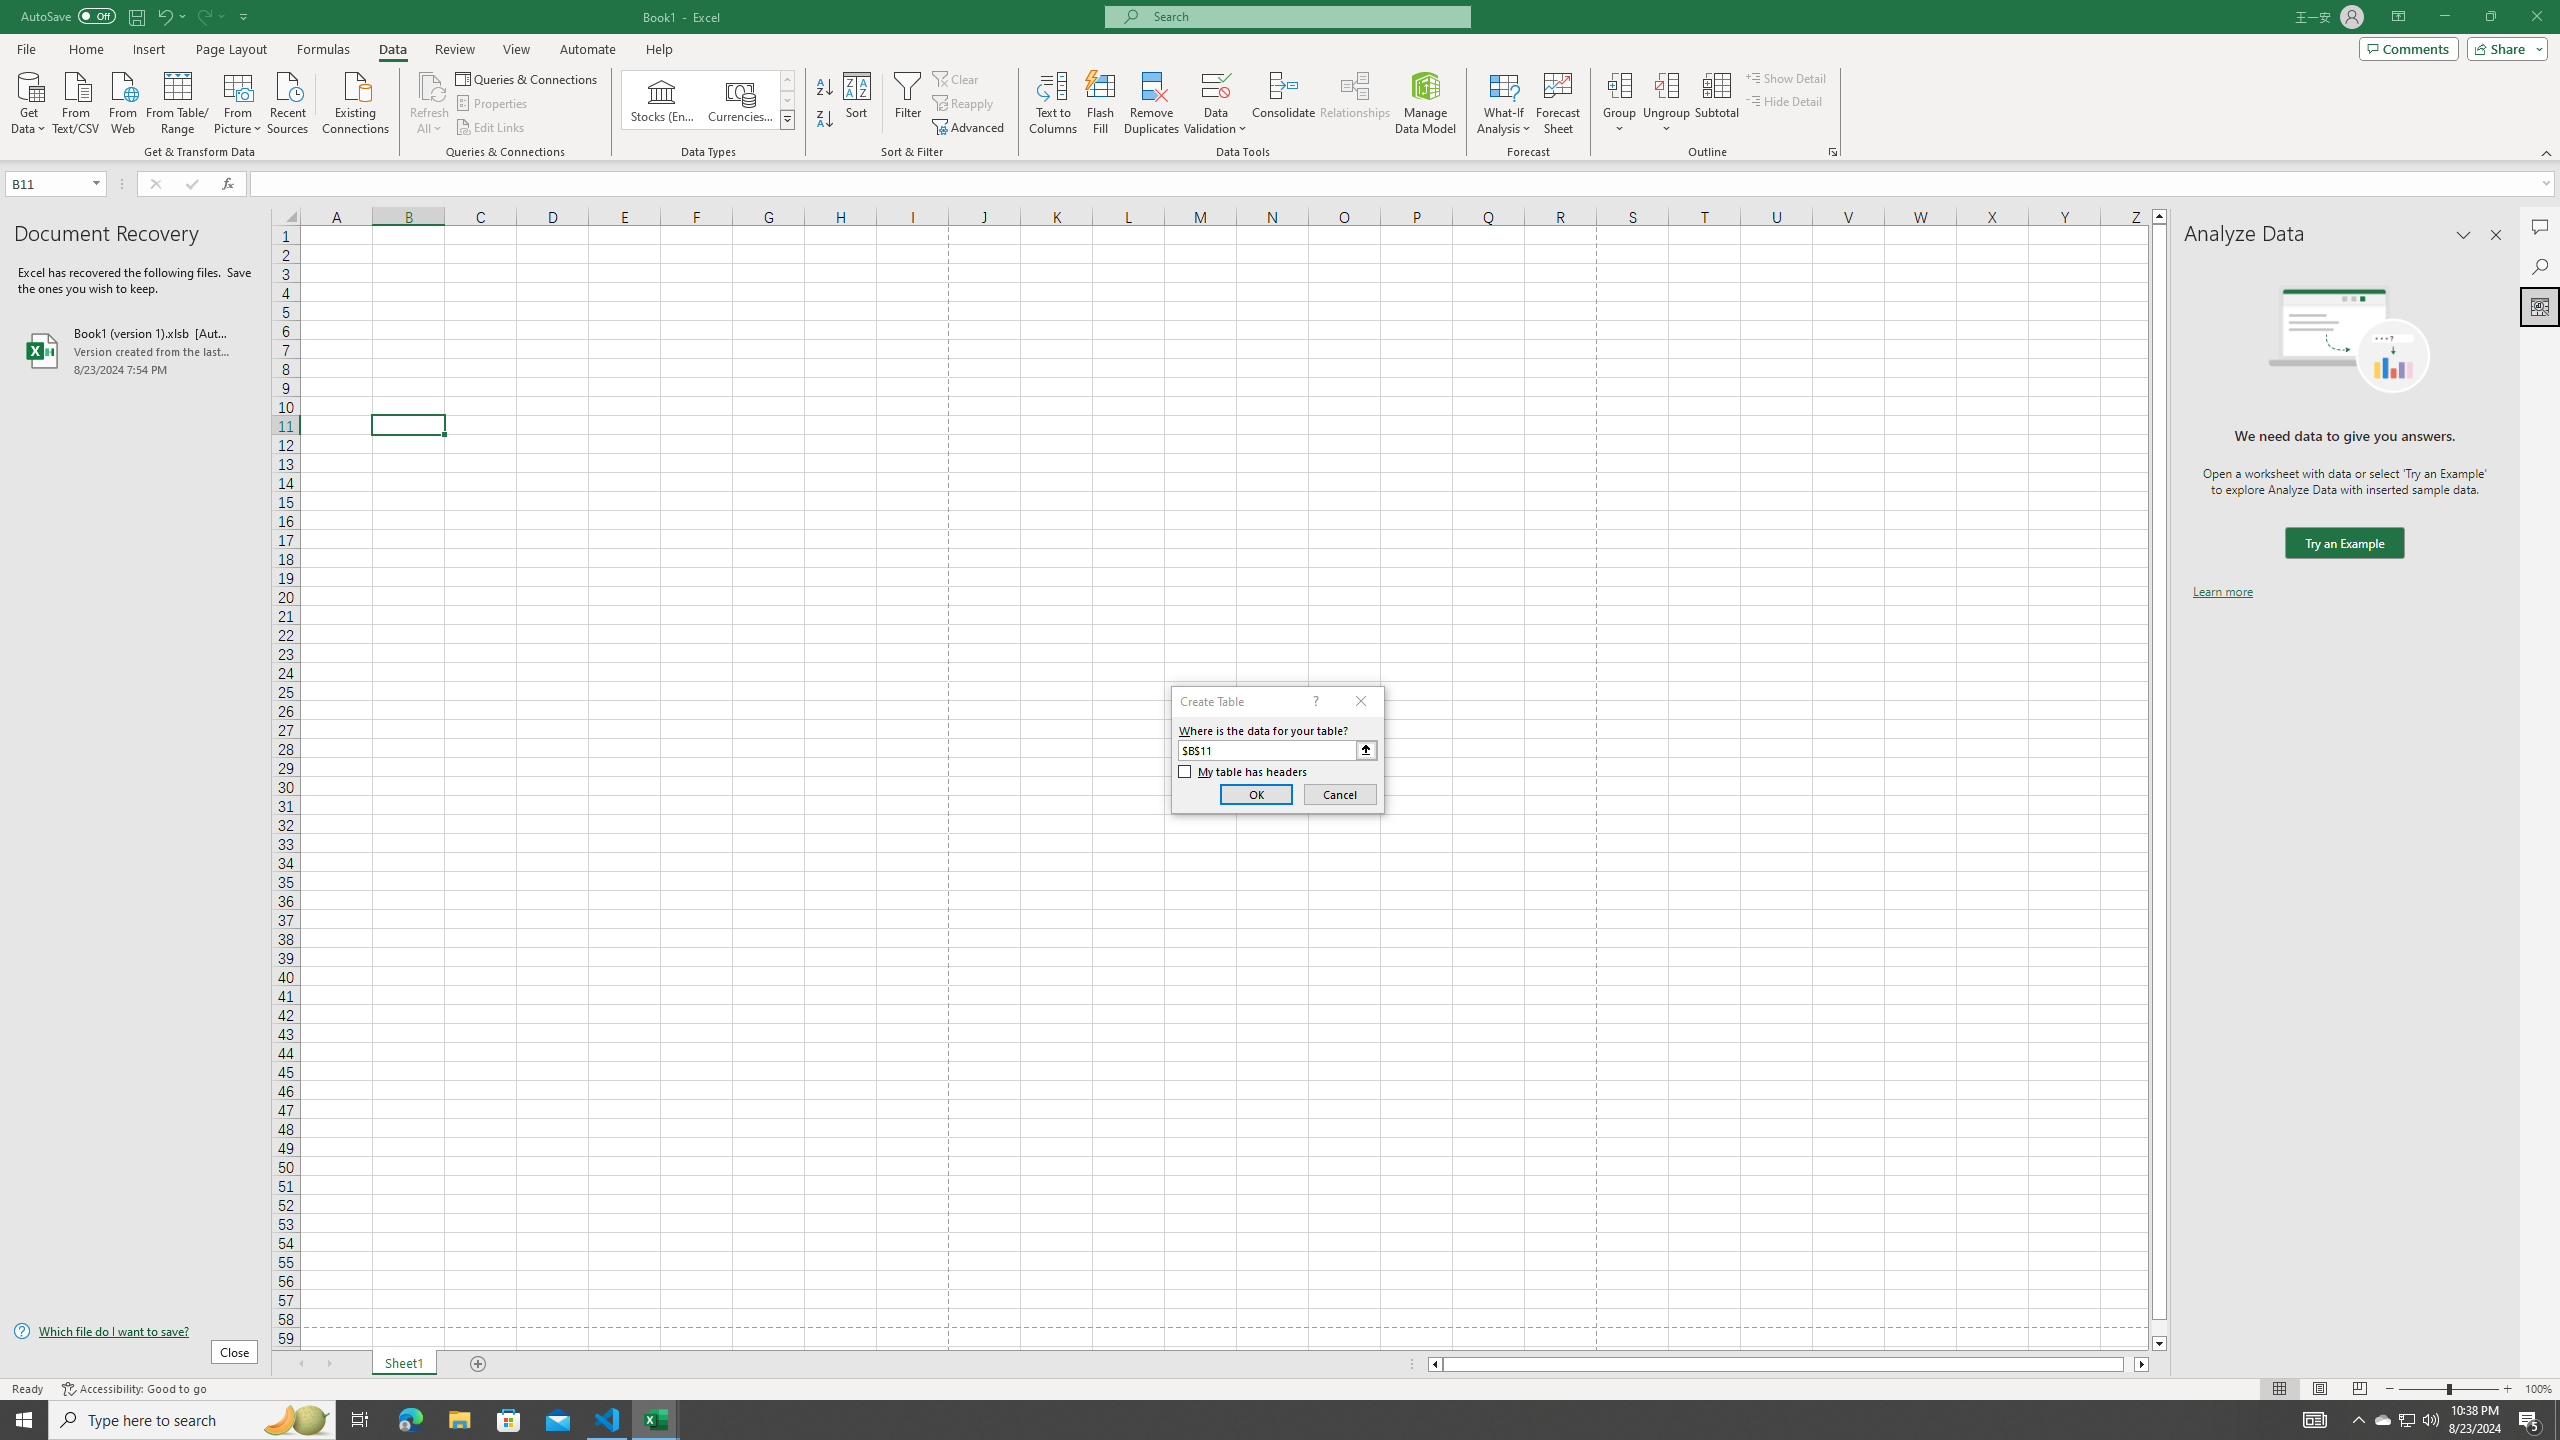  What do you see at coordinates (493, 103) in the screenshot?
I see `'Properties'` at bounding box center [493, 103].